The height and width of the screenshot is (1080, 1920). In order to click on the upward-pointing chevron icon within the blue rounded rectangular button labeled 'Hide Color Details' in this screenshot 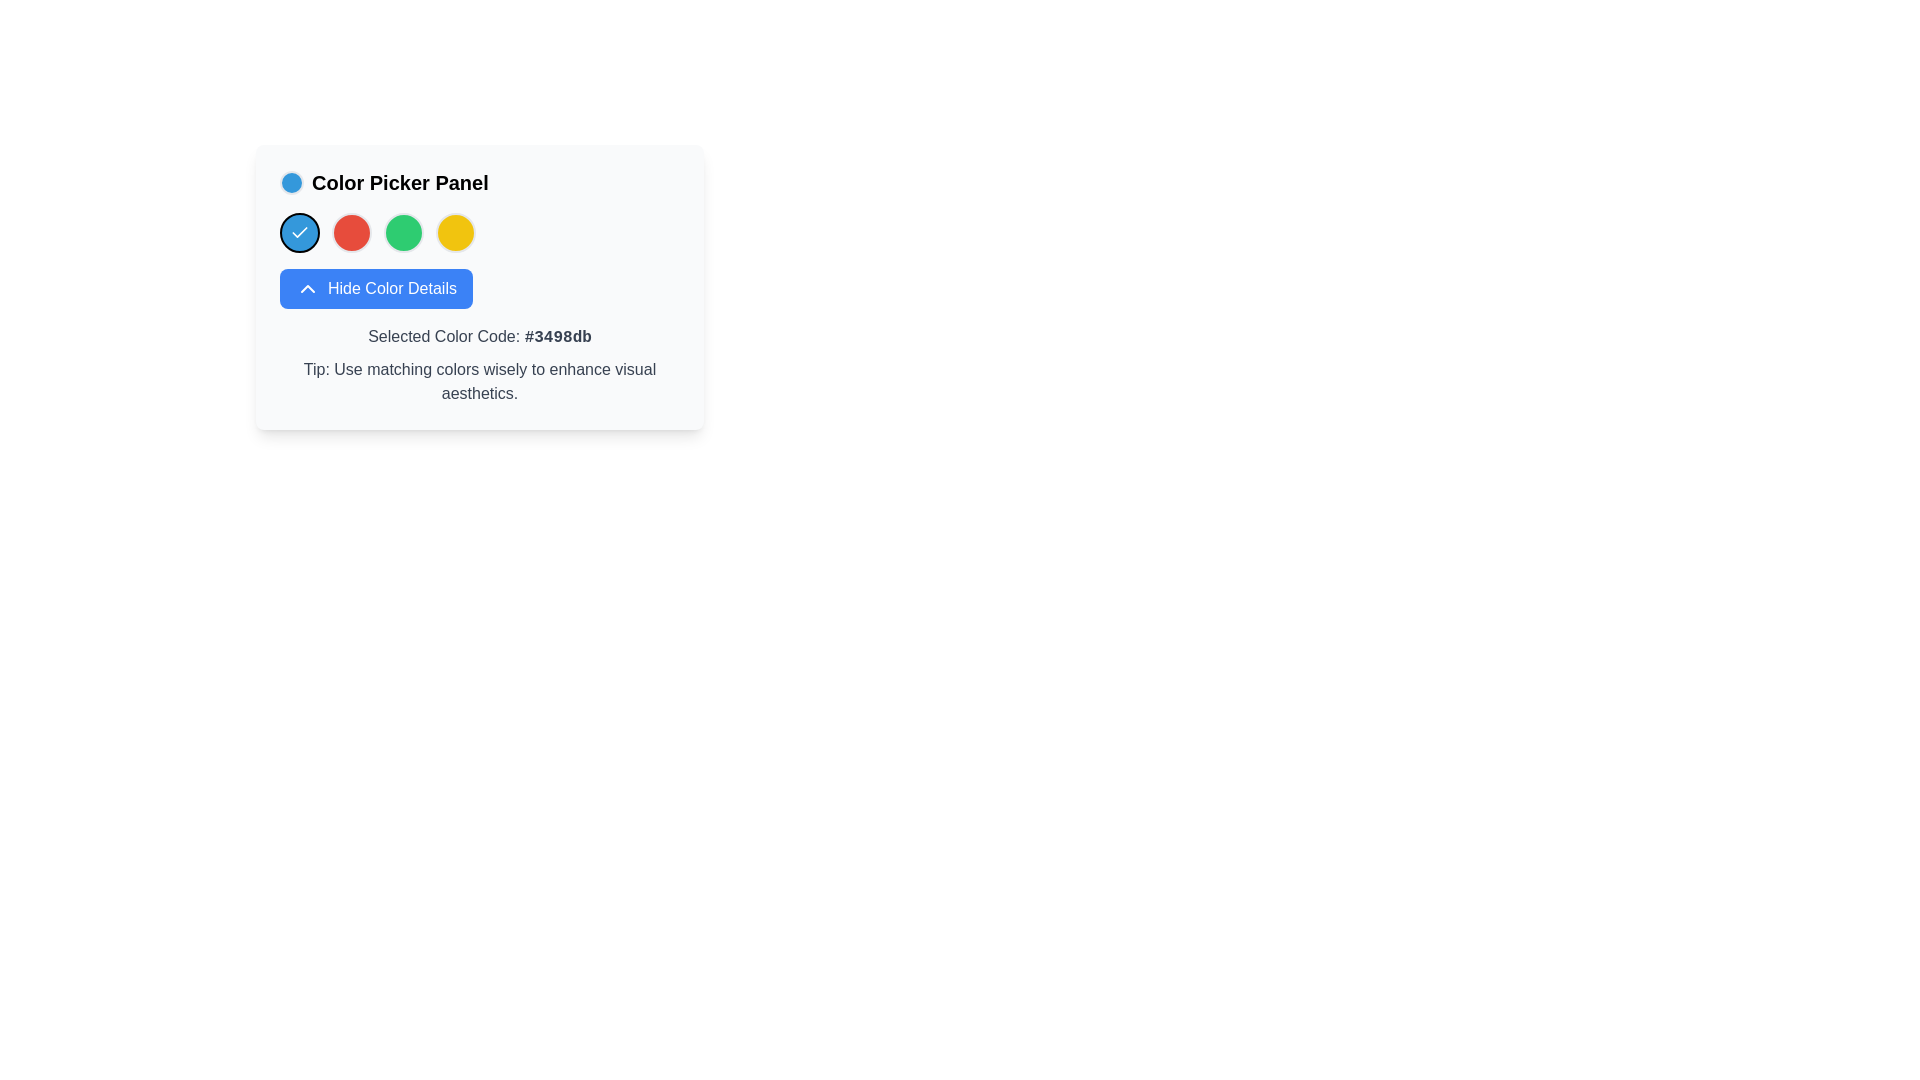, I will do `click(306, 289)`.